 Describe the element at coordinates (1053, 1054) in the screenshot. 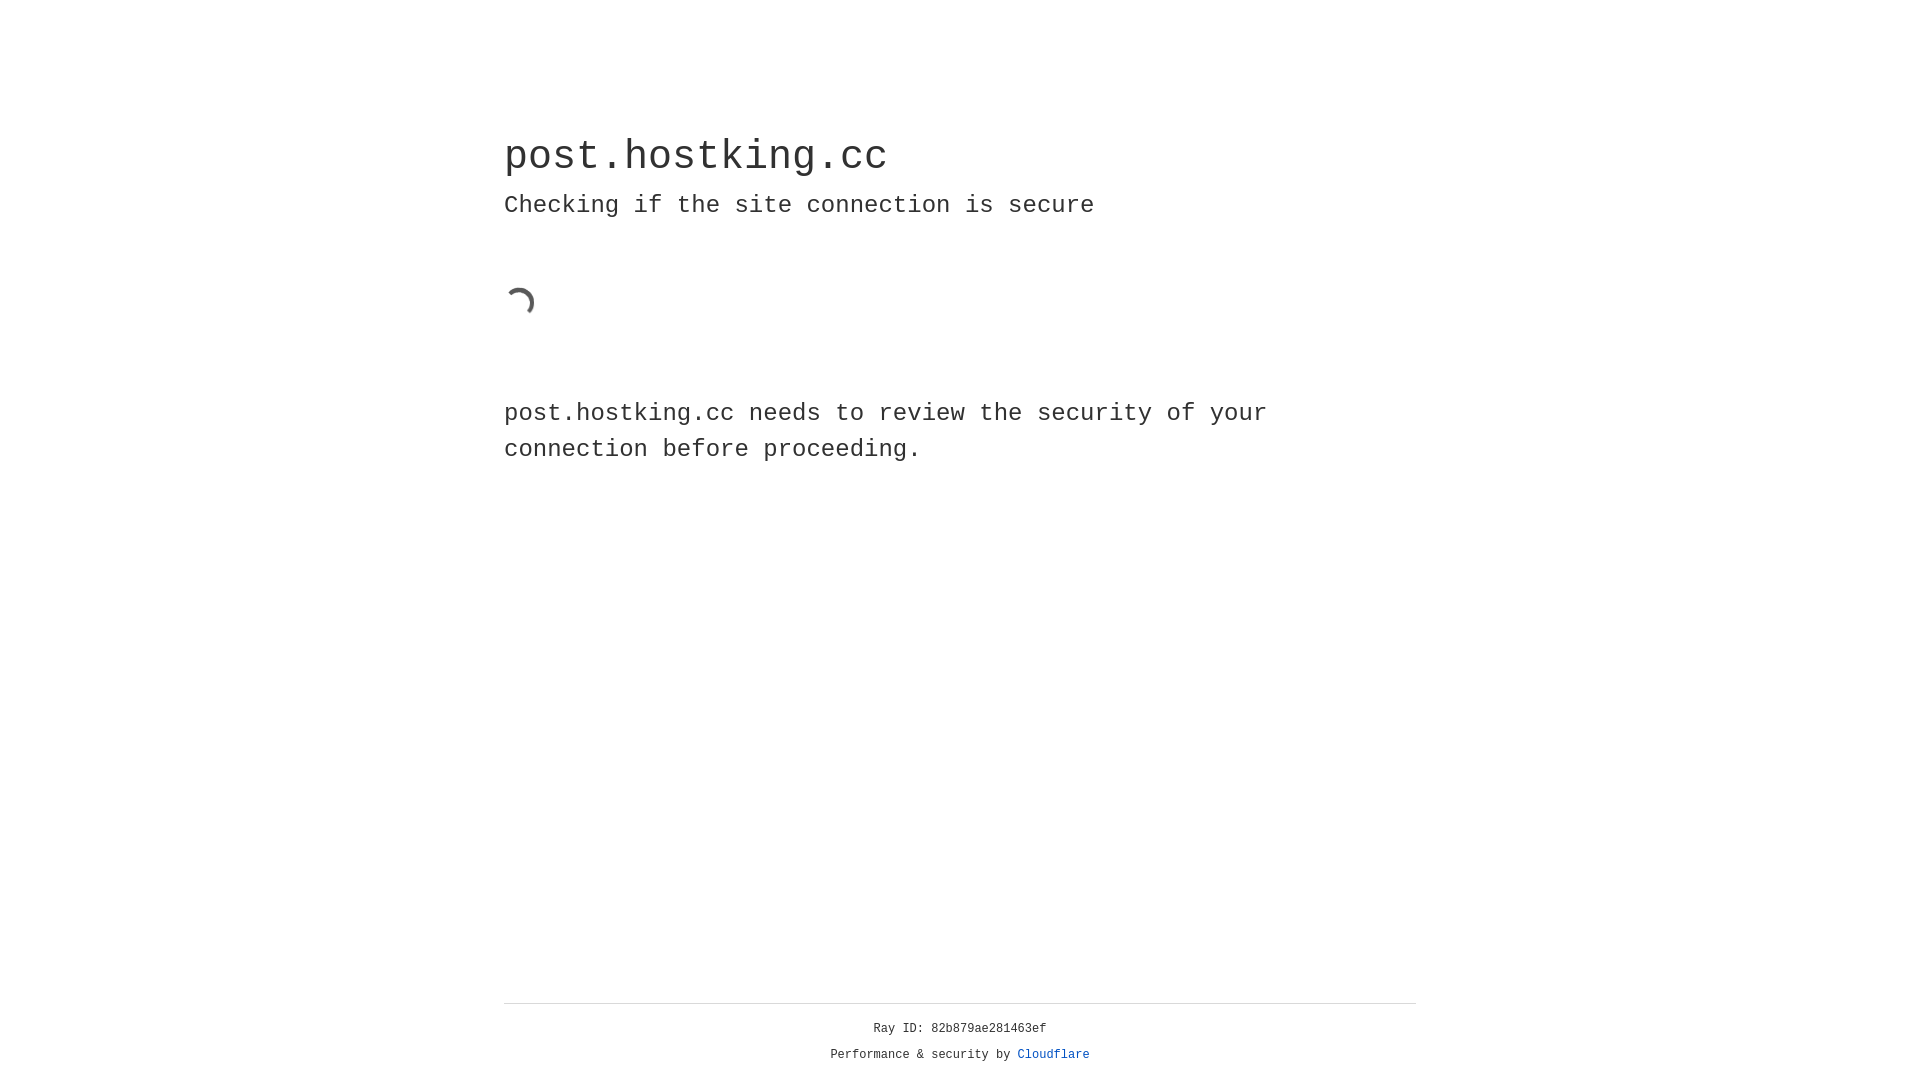

I see `'Cloudflare'` at that location.